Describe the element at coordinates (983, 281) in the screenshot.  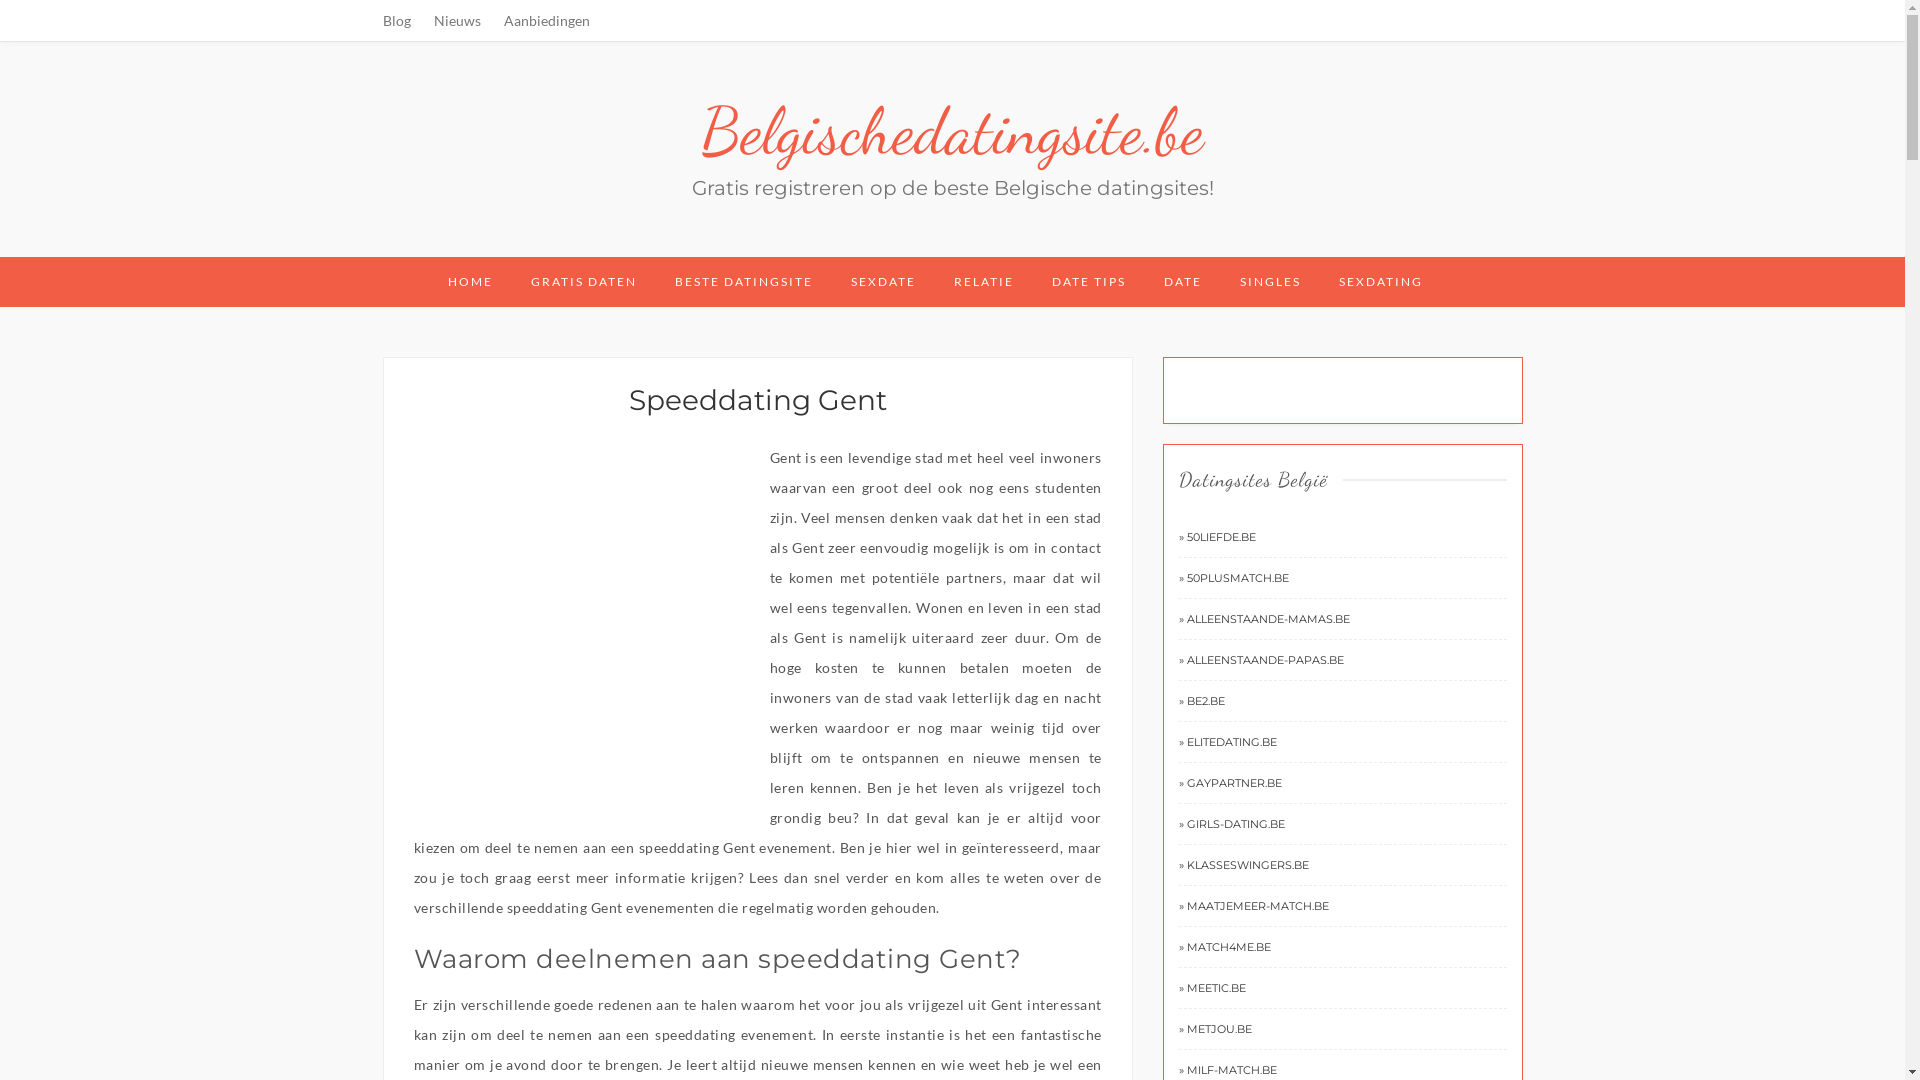
I see `'RELATIE'` at that location.